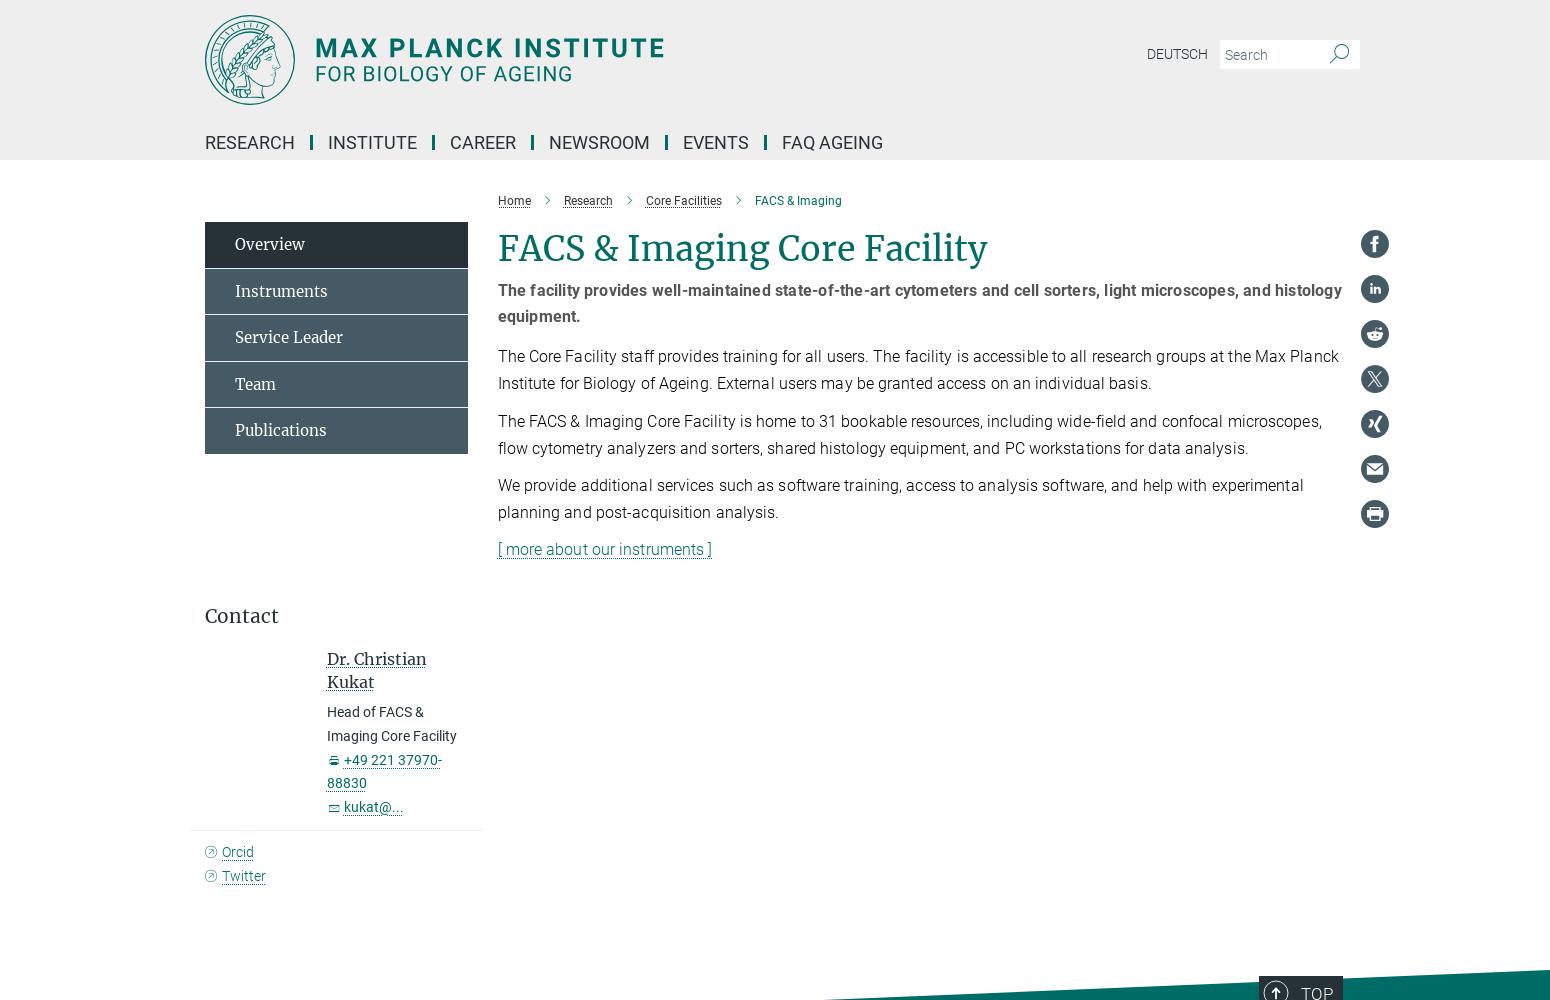 Image resolution: width=1550 pixels, height=1000 pixels. I want to click on 'Fish Facility', so click(284, 433).